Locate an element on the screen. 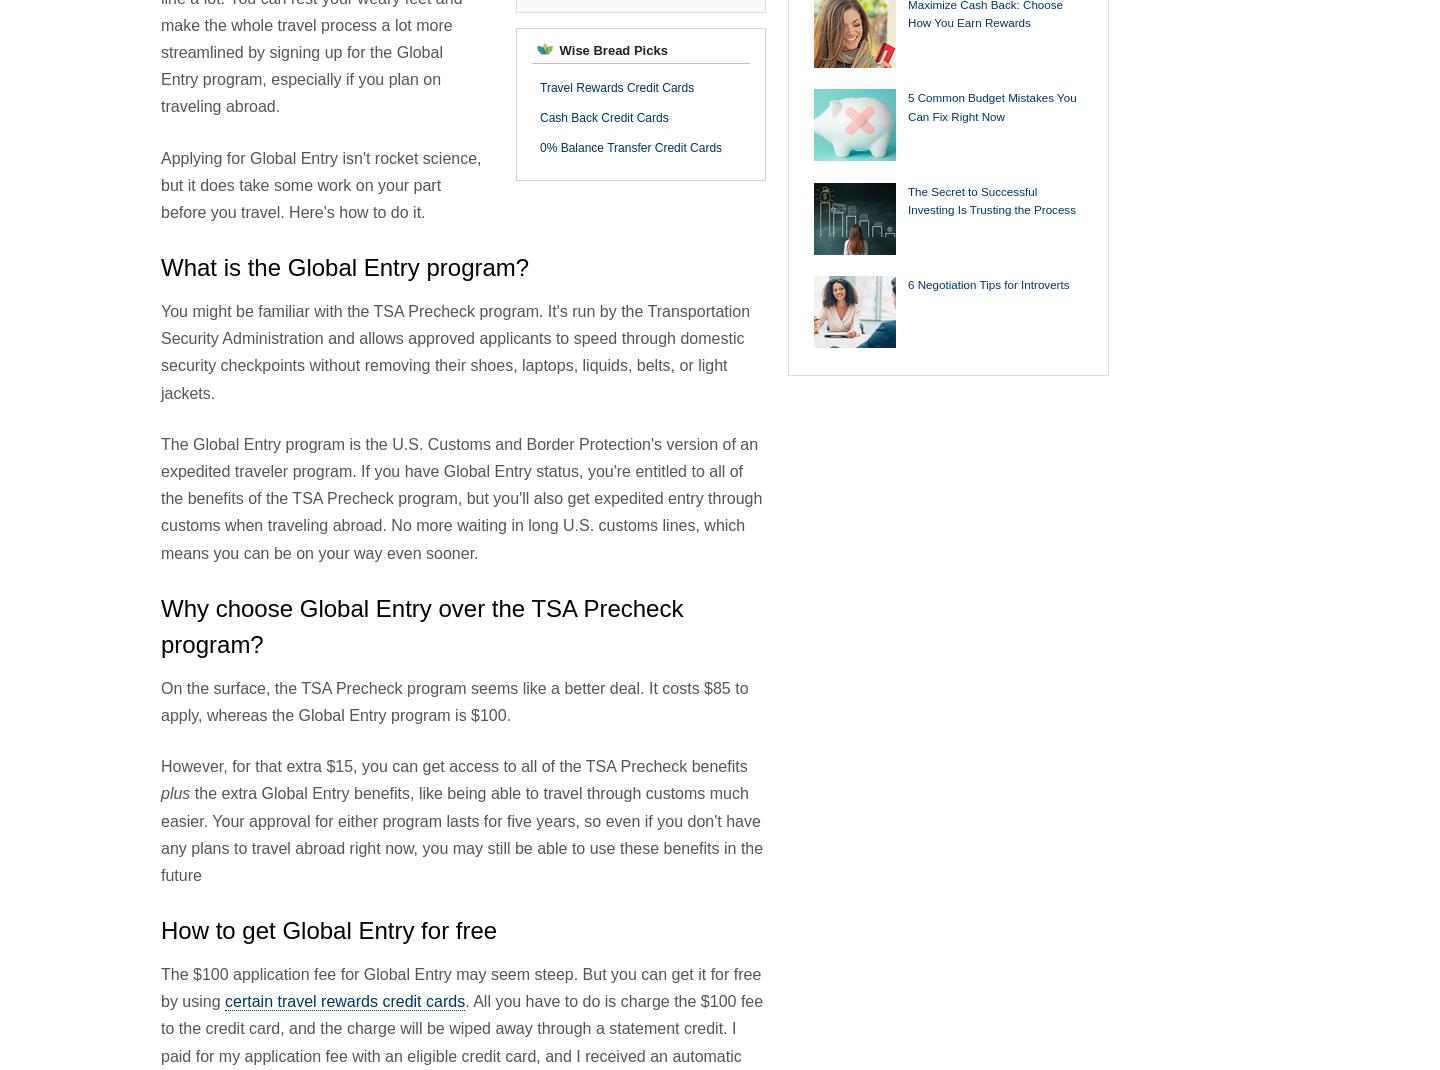  'plus' is located at coordinates (176, 792).